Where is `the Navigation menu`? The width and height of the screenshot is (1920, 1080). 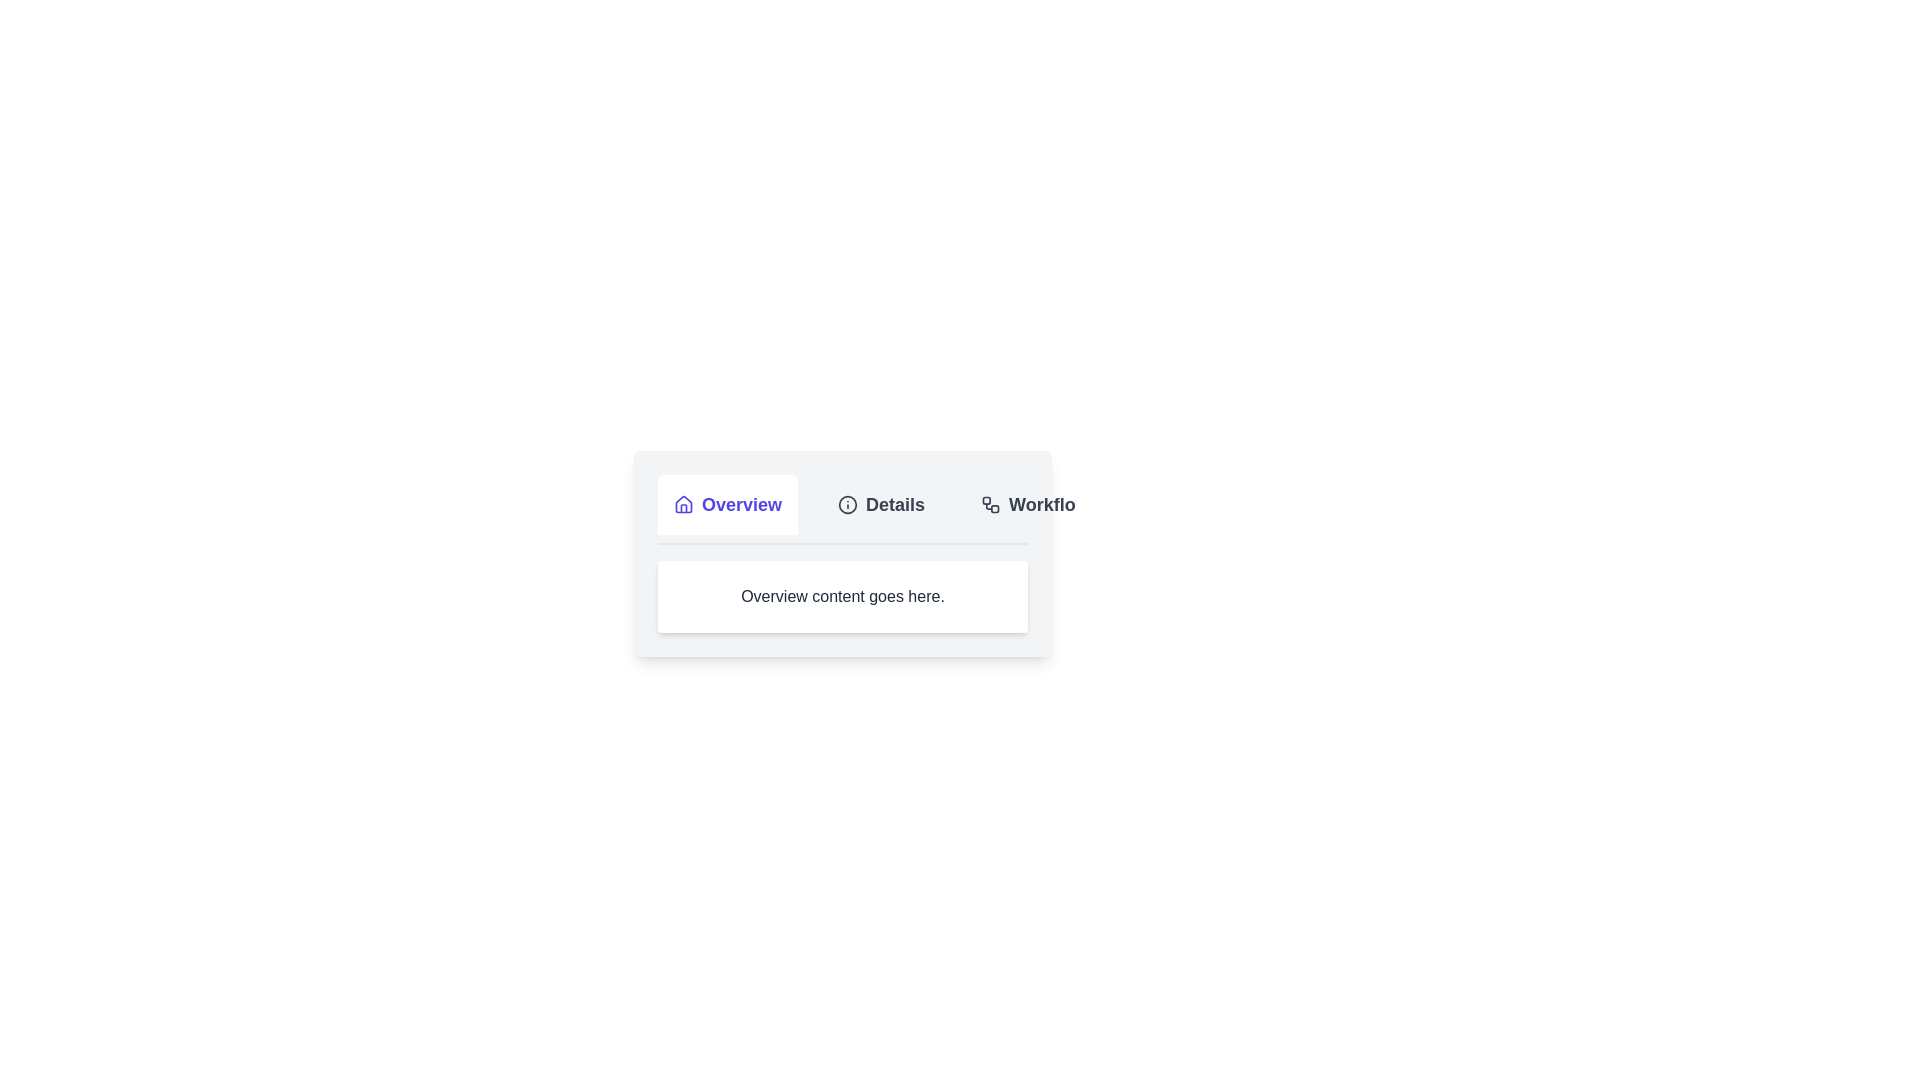 the Navigation menu is located at coordinates (843, 508).